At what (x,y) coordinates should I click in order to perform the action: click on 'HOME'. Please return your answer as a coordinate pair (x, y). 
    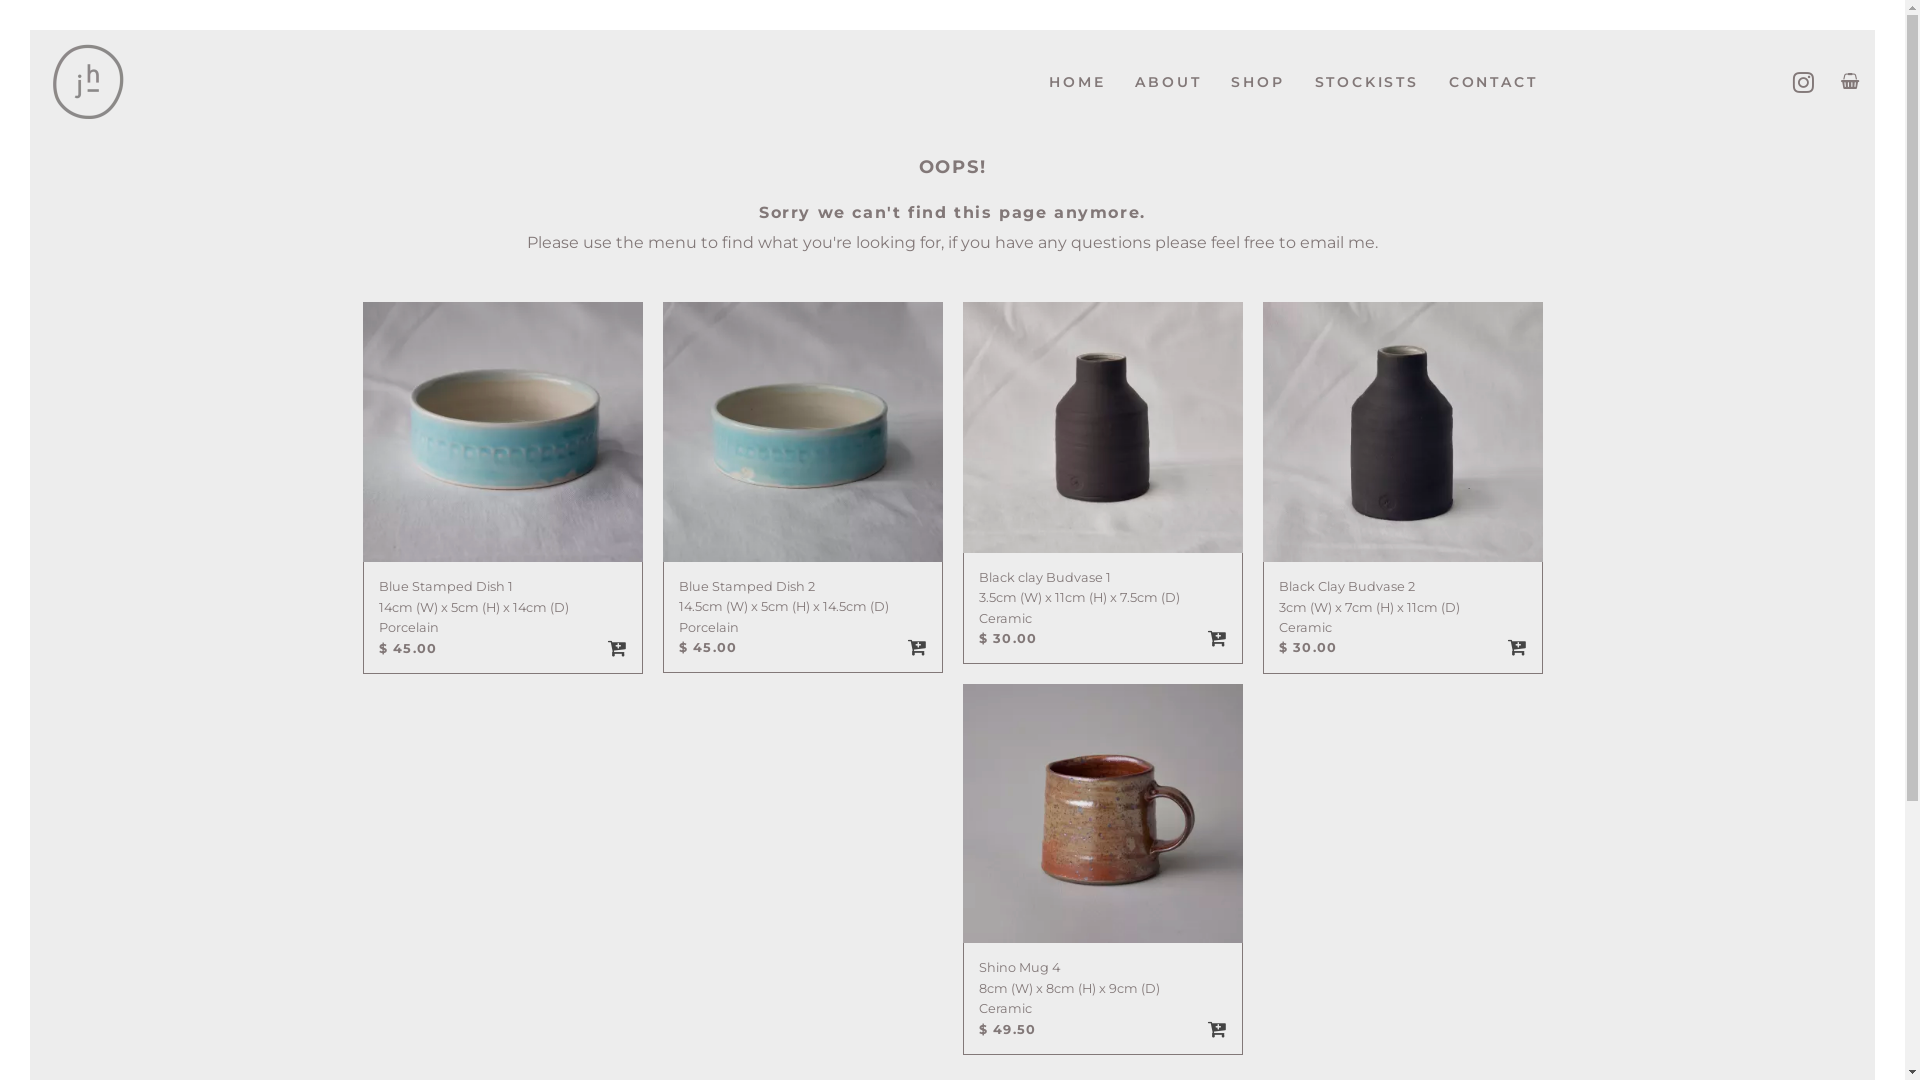
    Looking at the image, I should click on (1075, 81).